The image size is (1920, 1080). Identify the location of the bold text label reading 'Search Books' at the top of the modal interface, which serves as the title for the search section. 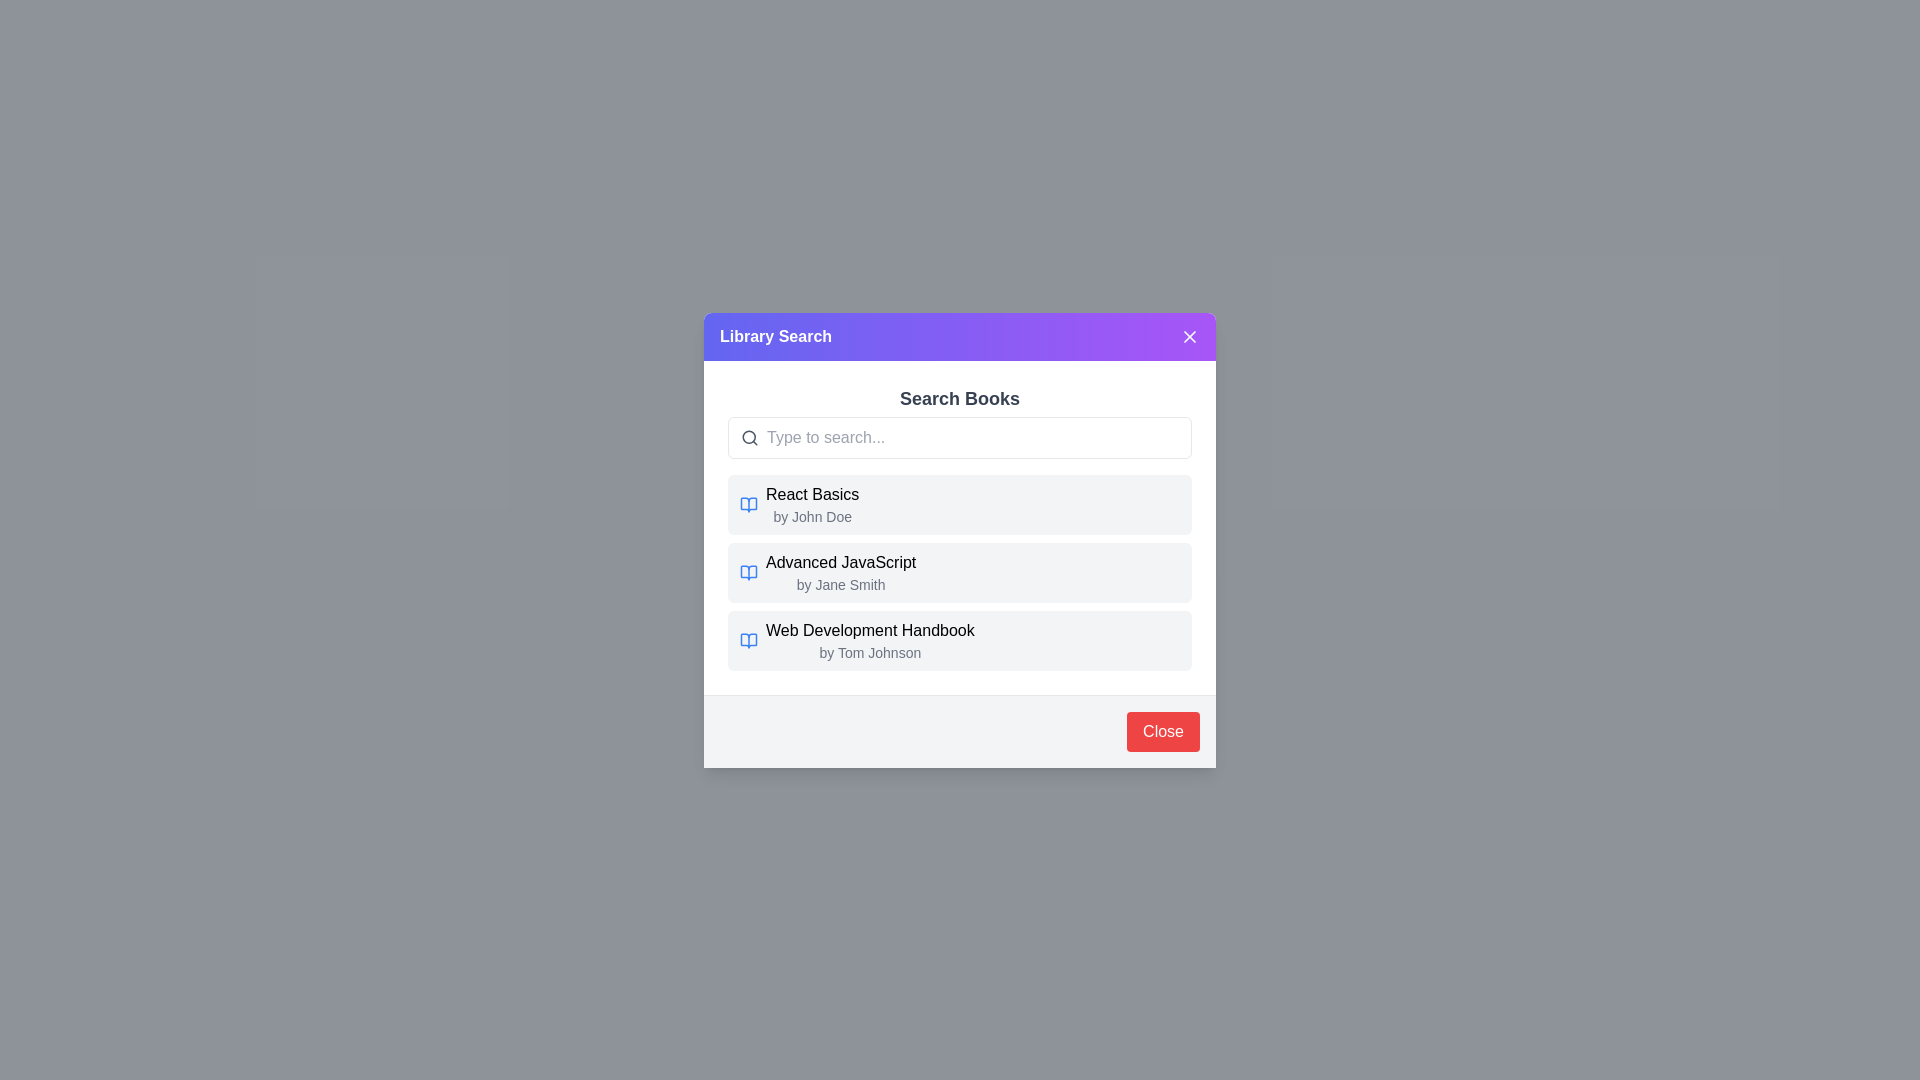
(960, 398).